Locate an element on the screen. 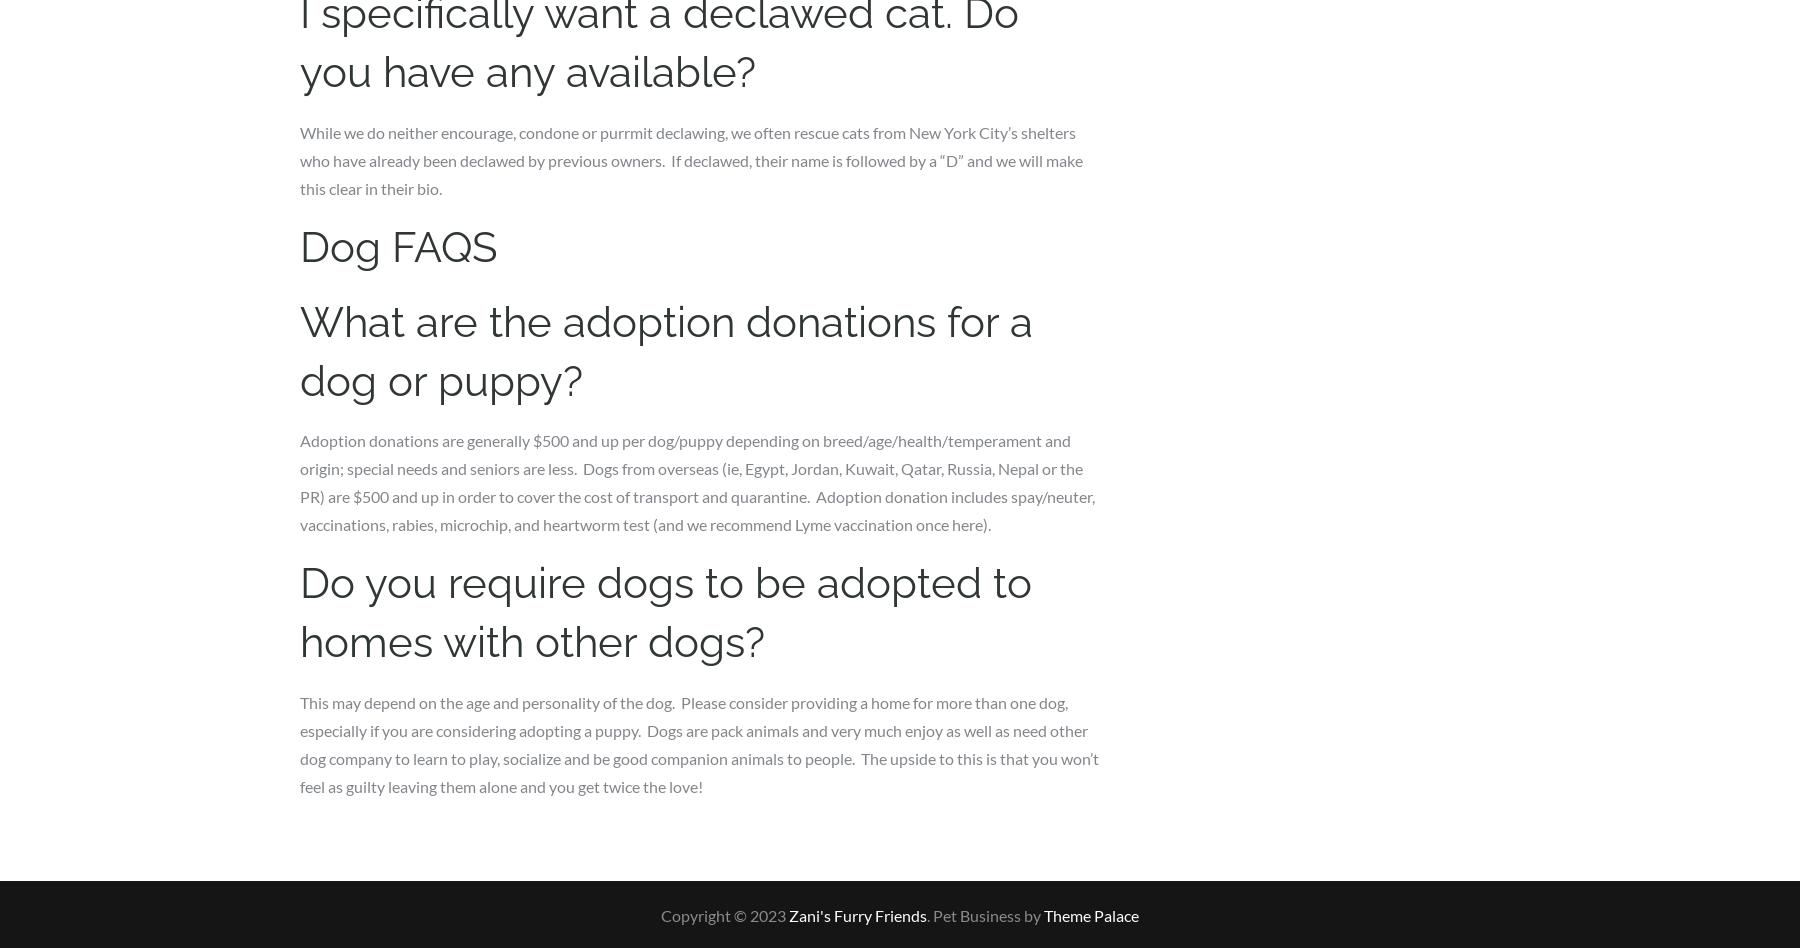  'Do you require dogs to be adopted to homes with other dogs?' is located at coordinates (666, 611).